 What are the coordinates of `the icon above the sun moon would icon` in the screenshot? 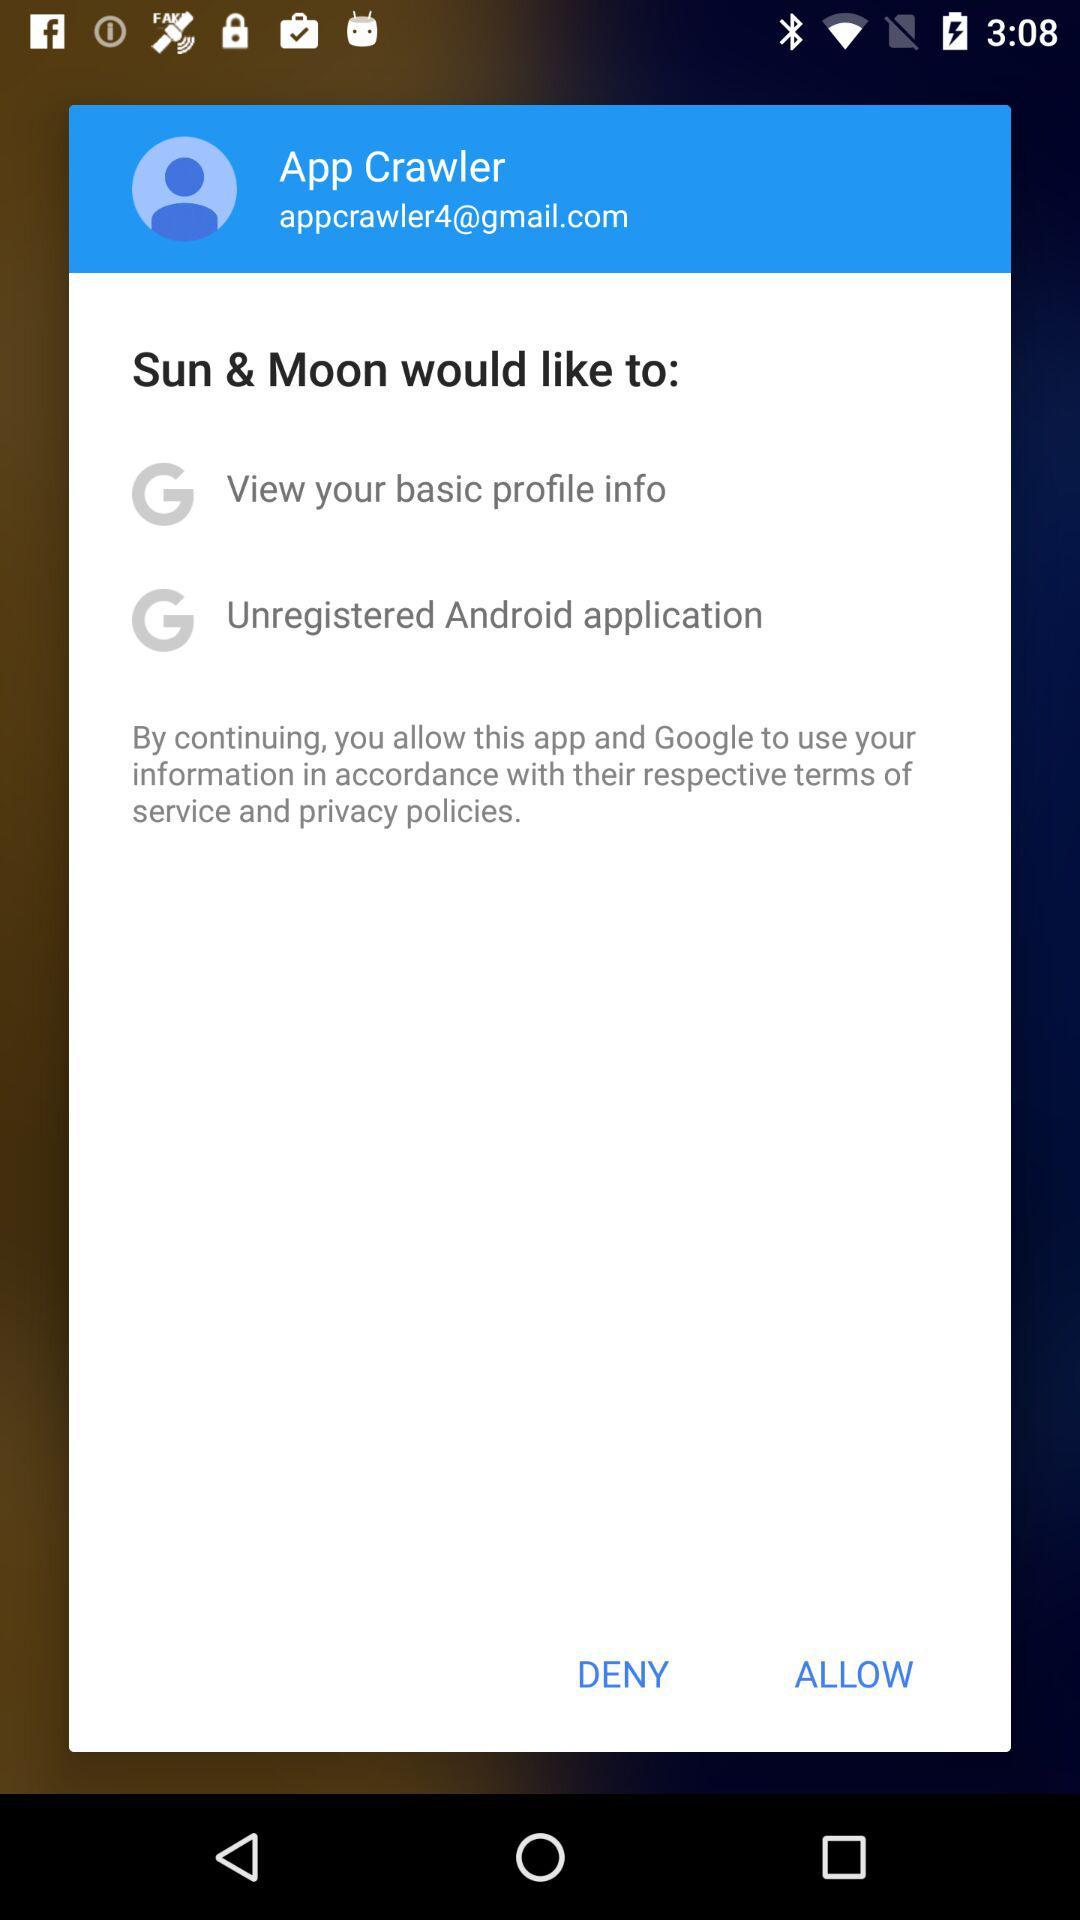 It's located at (454, 214).